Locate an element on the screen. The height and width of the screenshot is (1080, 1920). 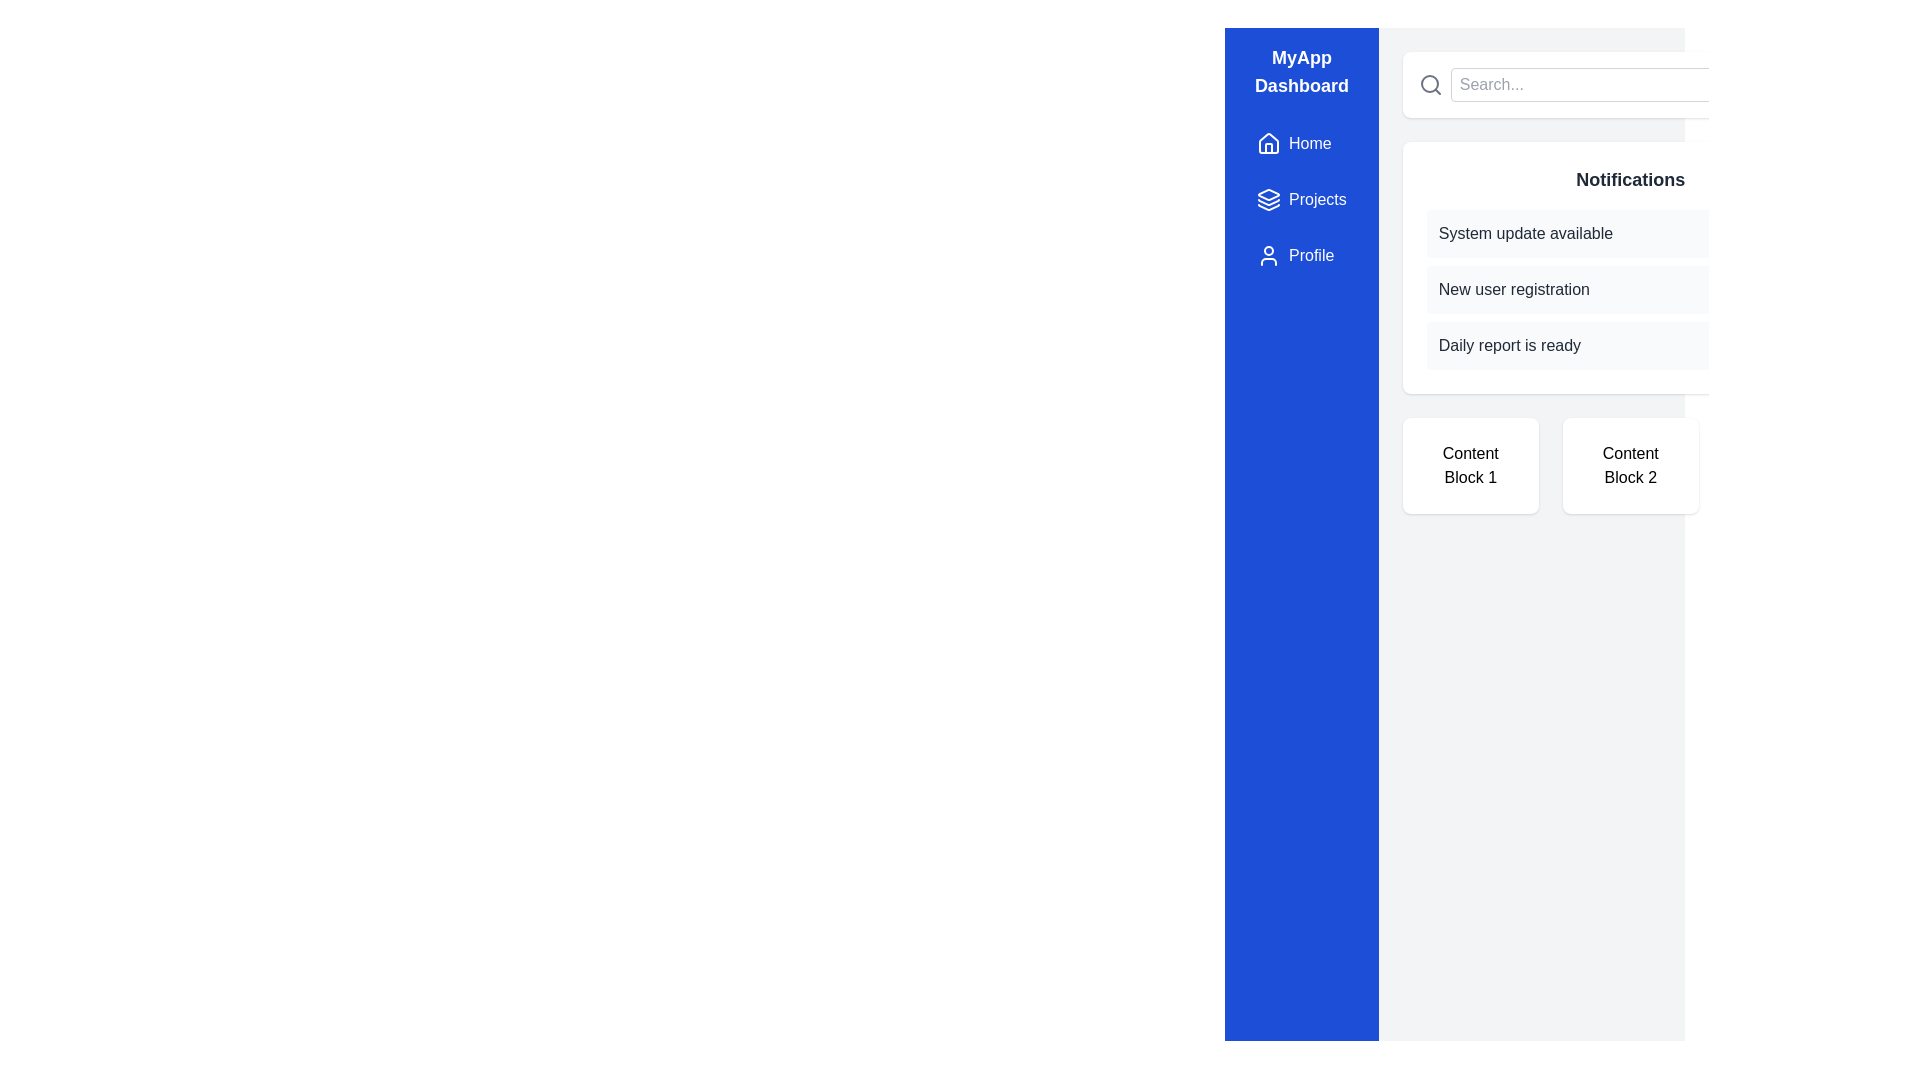
the middle layer of the three-layer stack icon representing the 'Projects' section in the vertical menu bar is located at coordinates (1267, 201).